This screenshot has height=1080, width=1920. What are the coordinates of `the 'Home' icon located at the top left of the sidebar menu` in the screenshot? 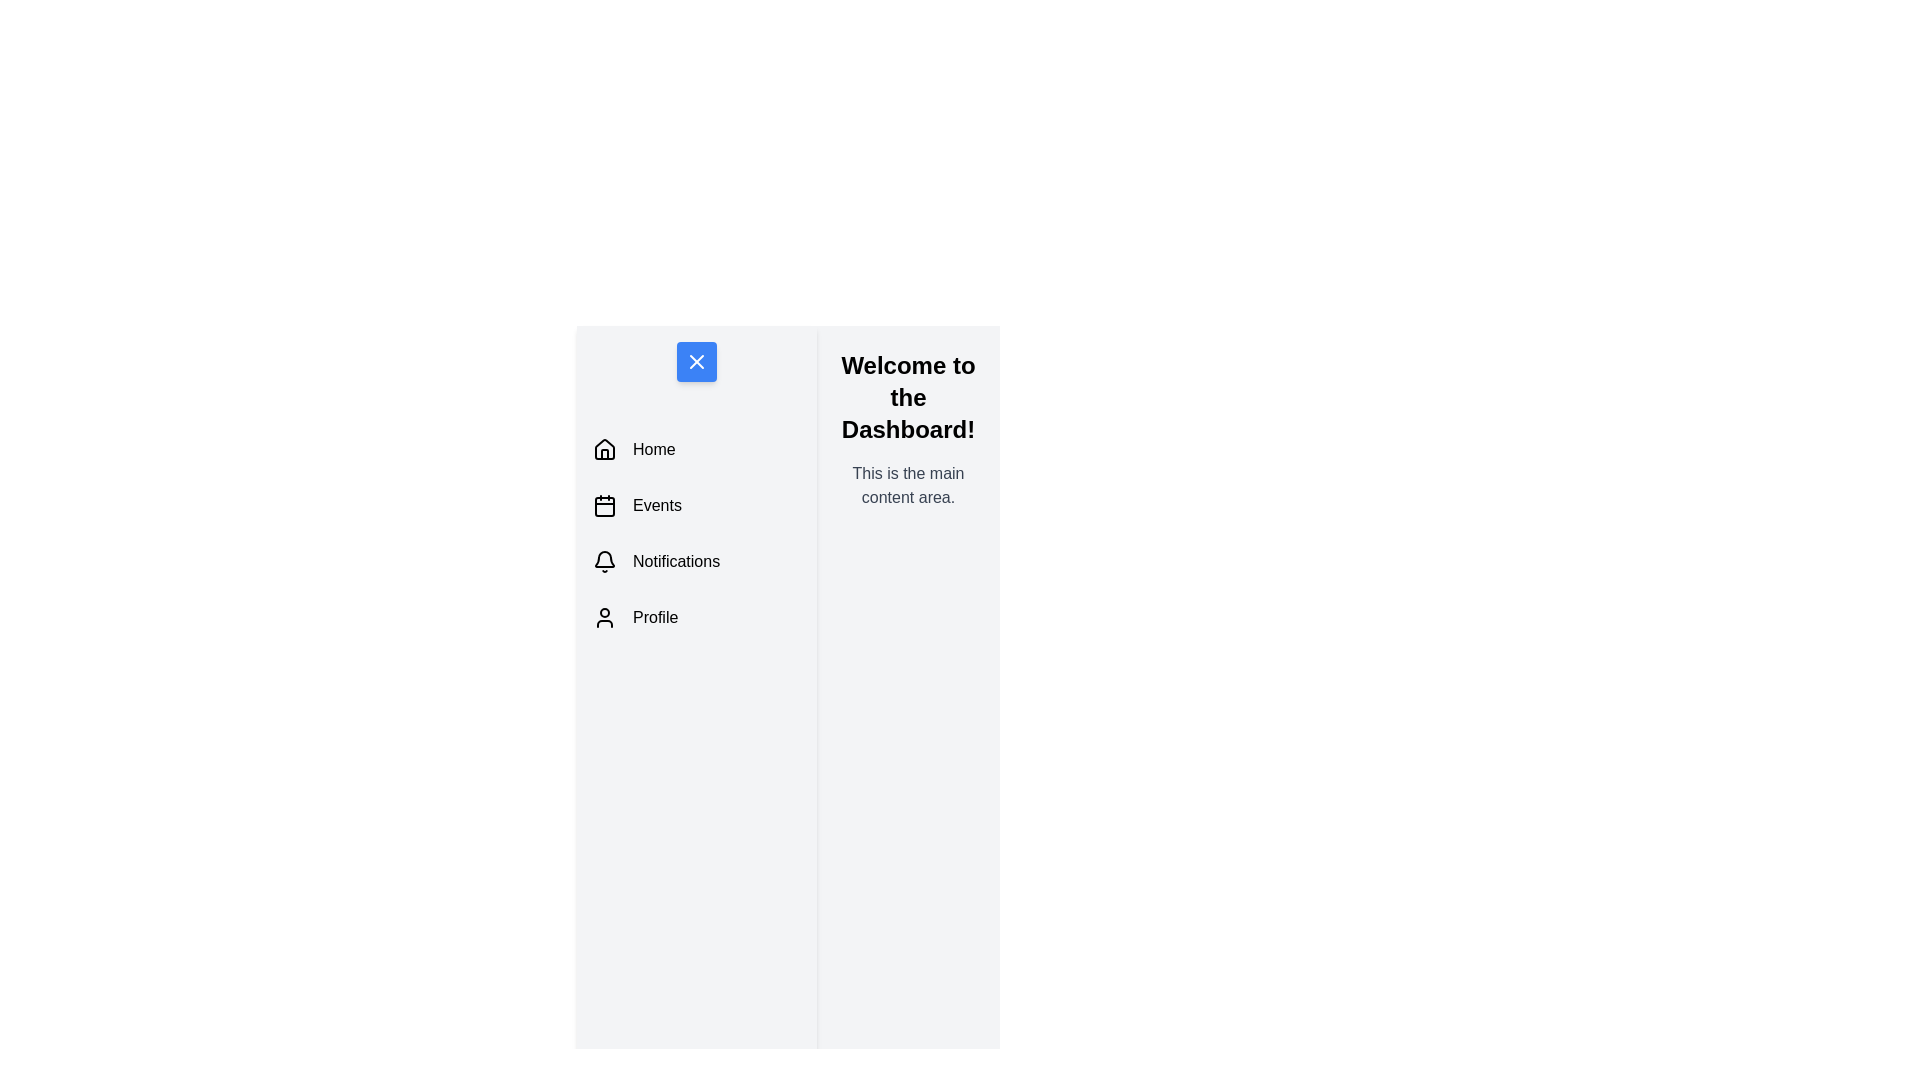 It's located at (603, 450).